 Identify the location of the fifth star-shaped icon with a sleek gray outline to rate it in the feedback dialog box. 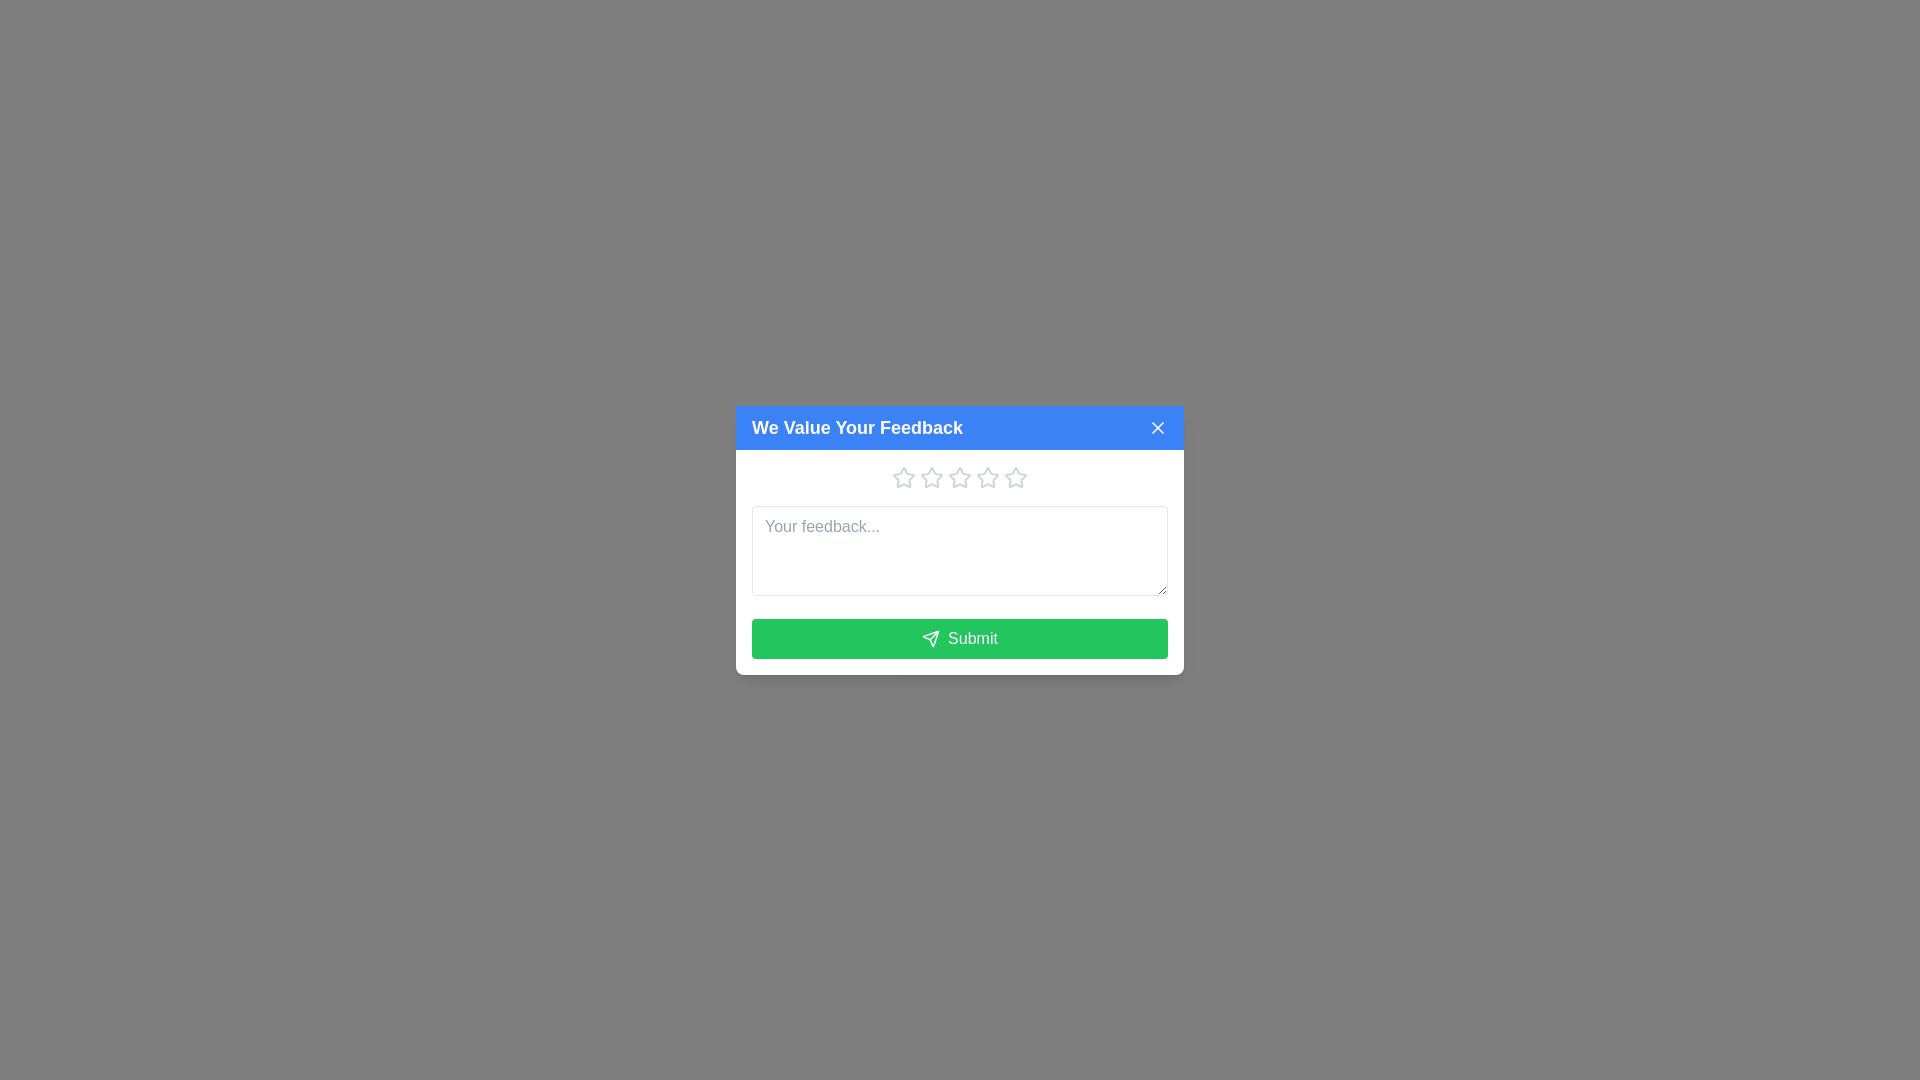
(1016, 477).